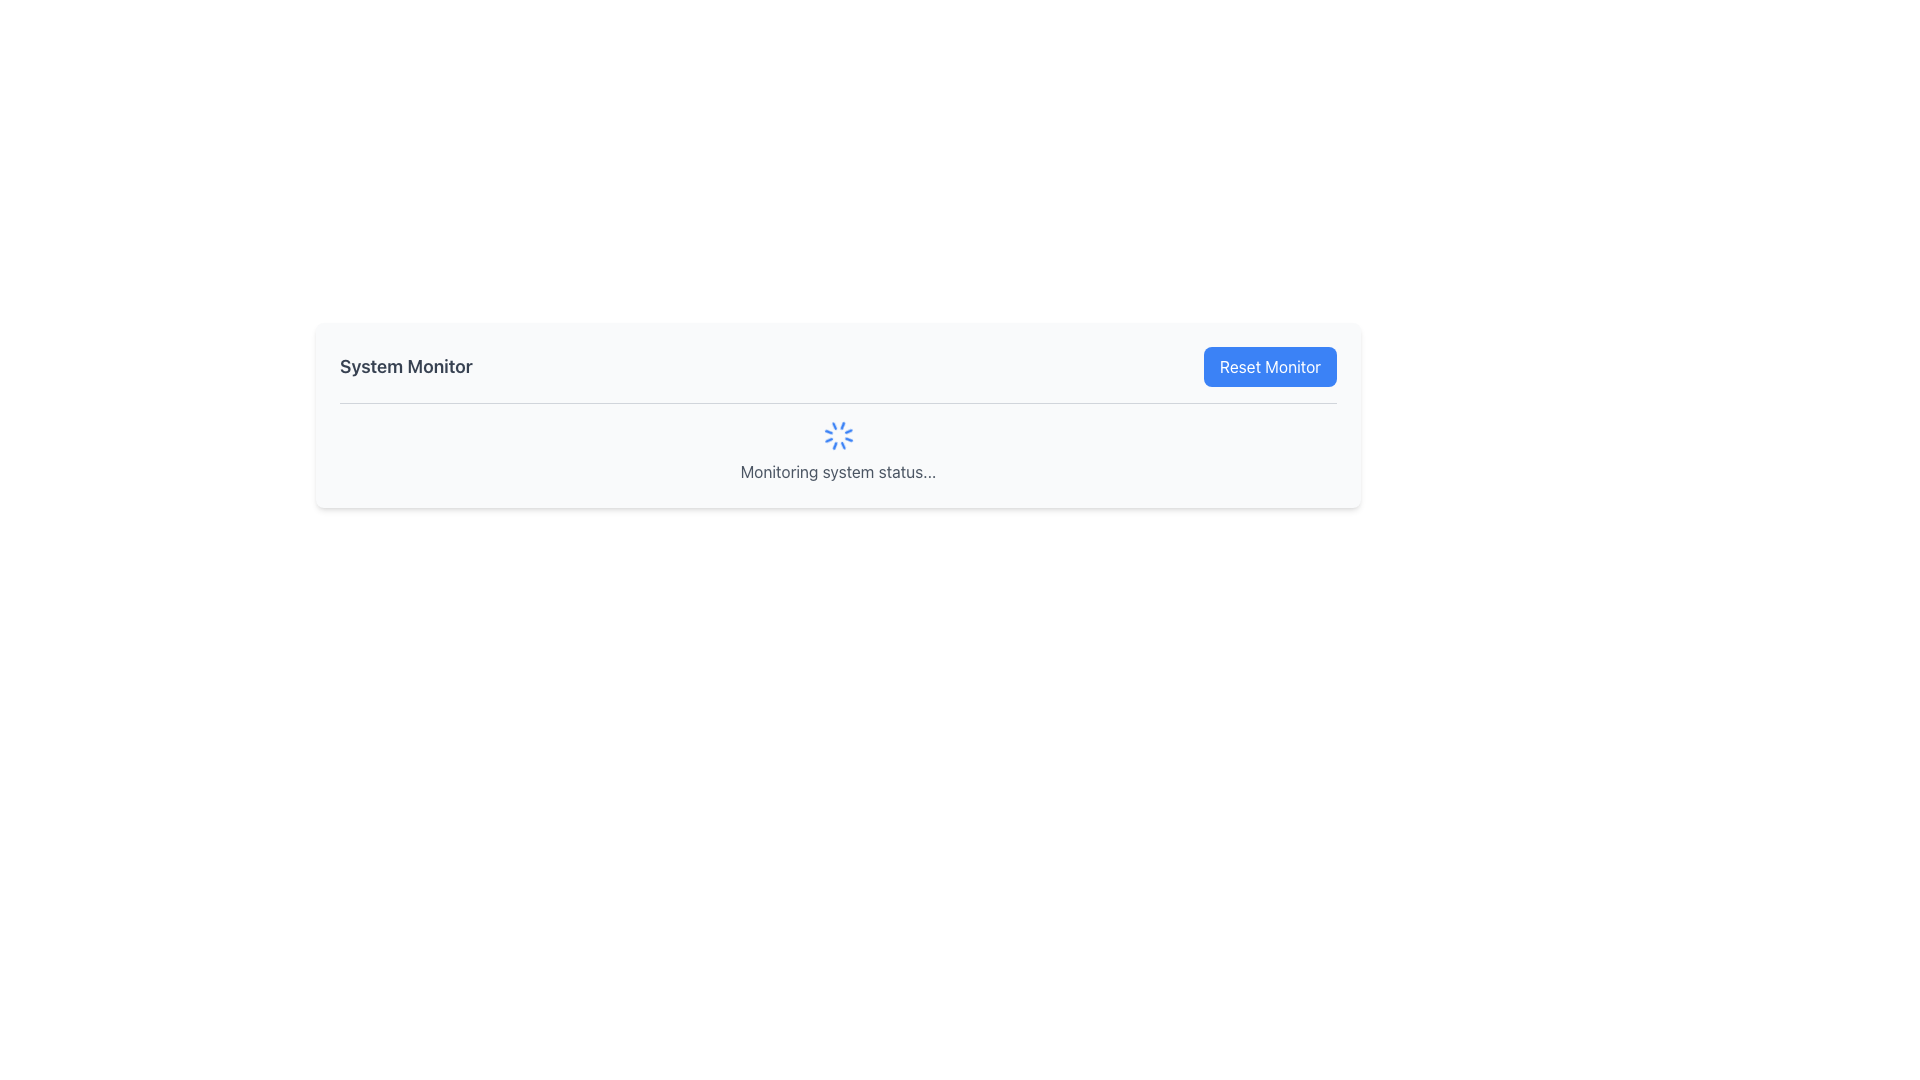 Image resolution: width=1920 pixels, height=1080 pixels. What do you see at coordinates (838, 434) in the screenshot?
I see `the circular loading spinner with blue radial spokes that indicates a loading state, located in the center of the status card above the text 'Monitoring system status...'` at bounding box center [838, 434].